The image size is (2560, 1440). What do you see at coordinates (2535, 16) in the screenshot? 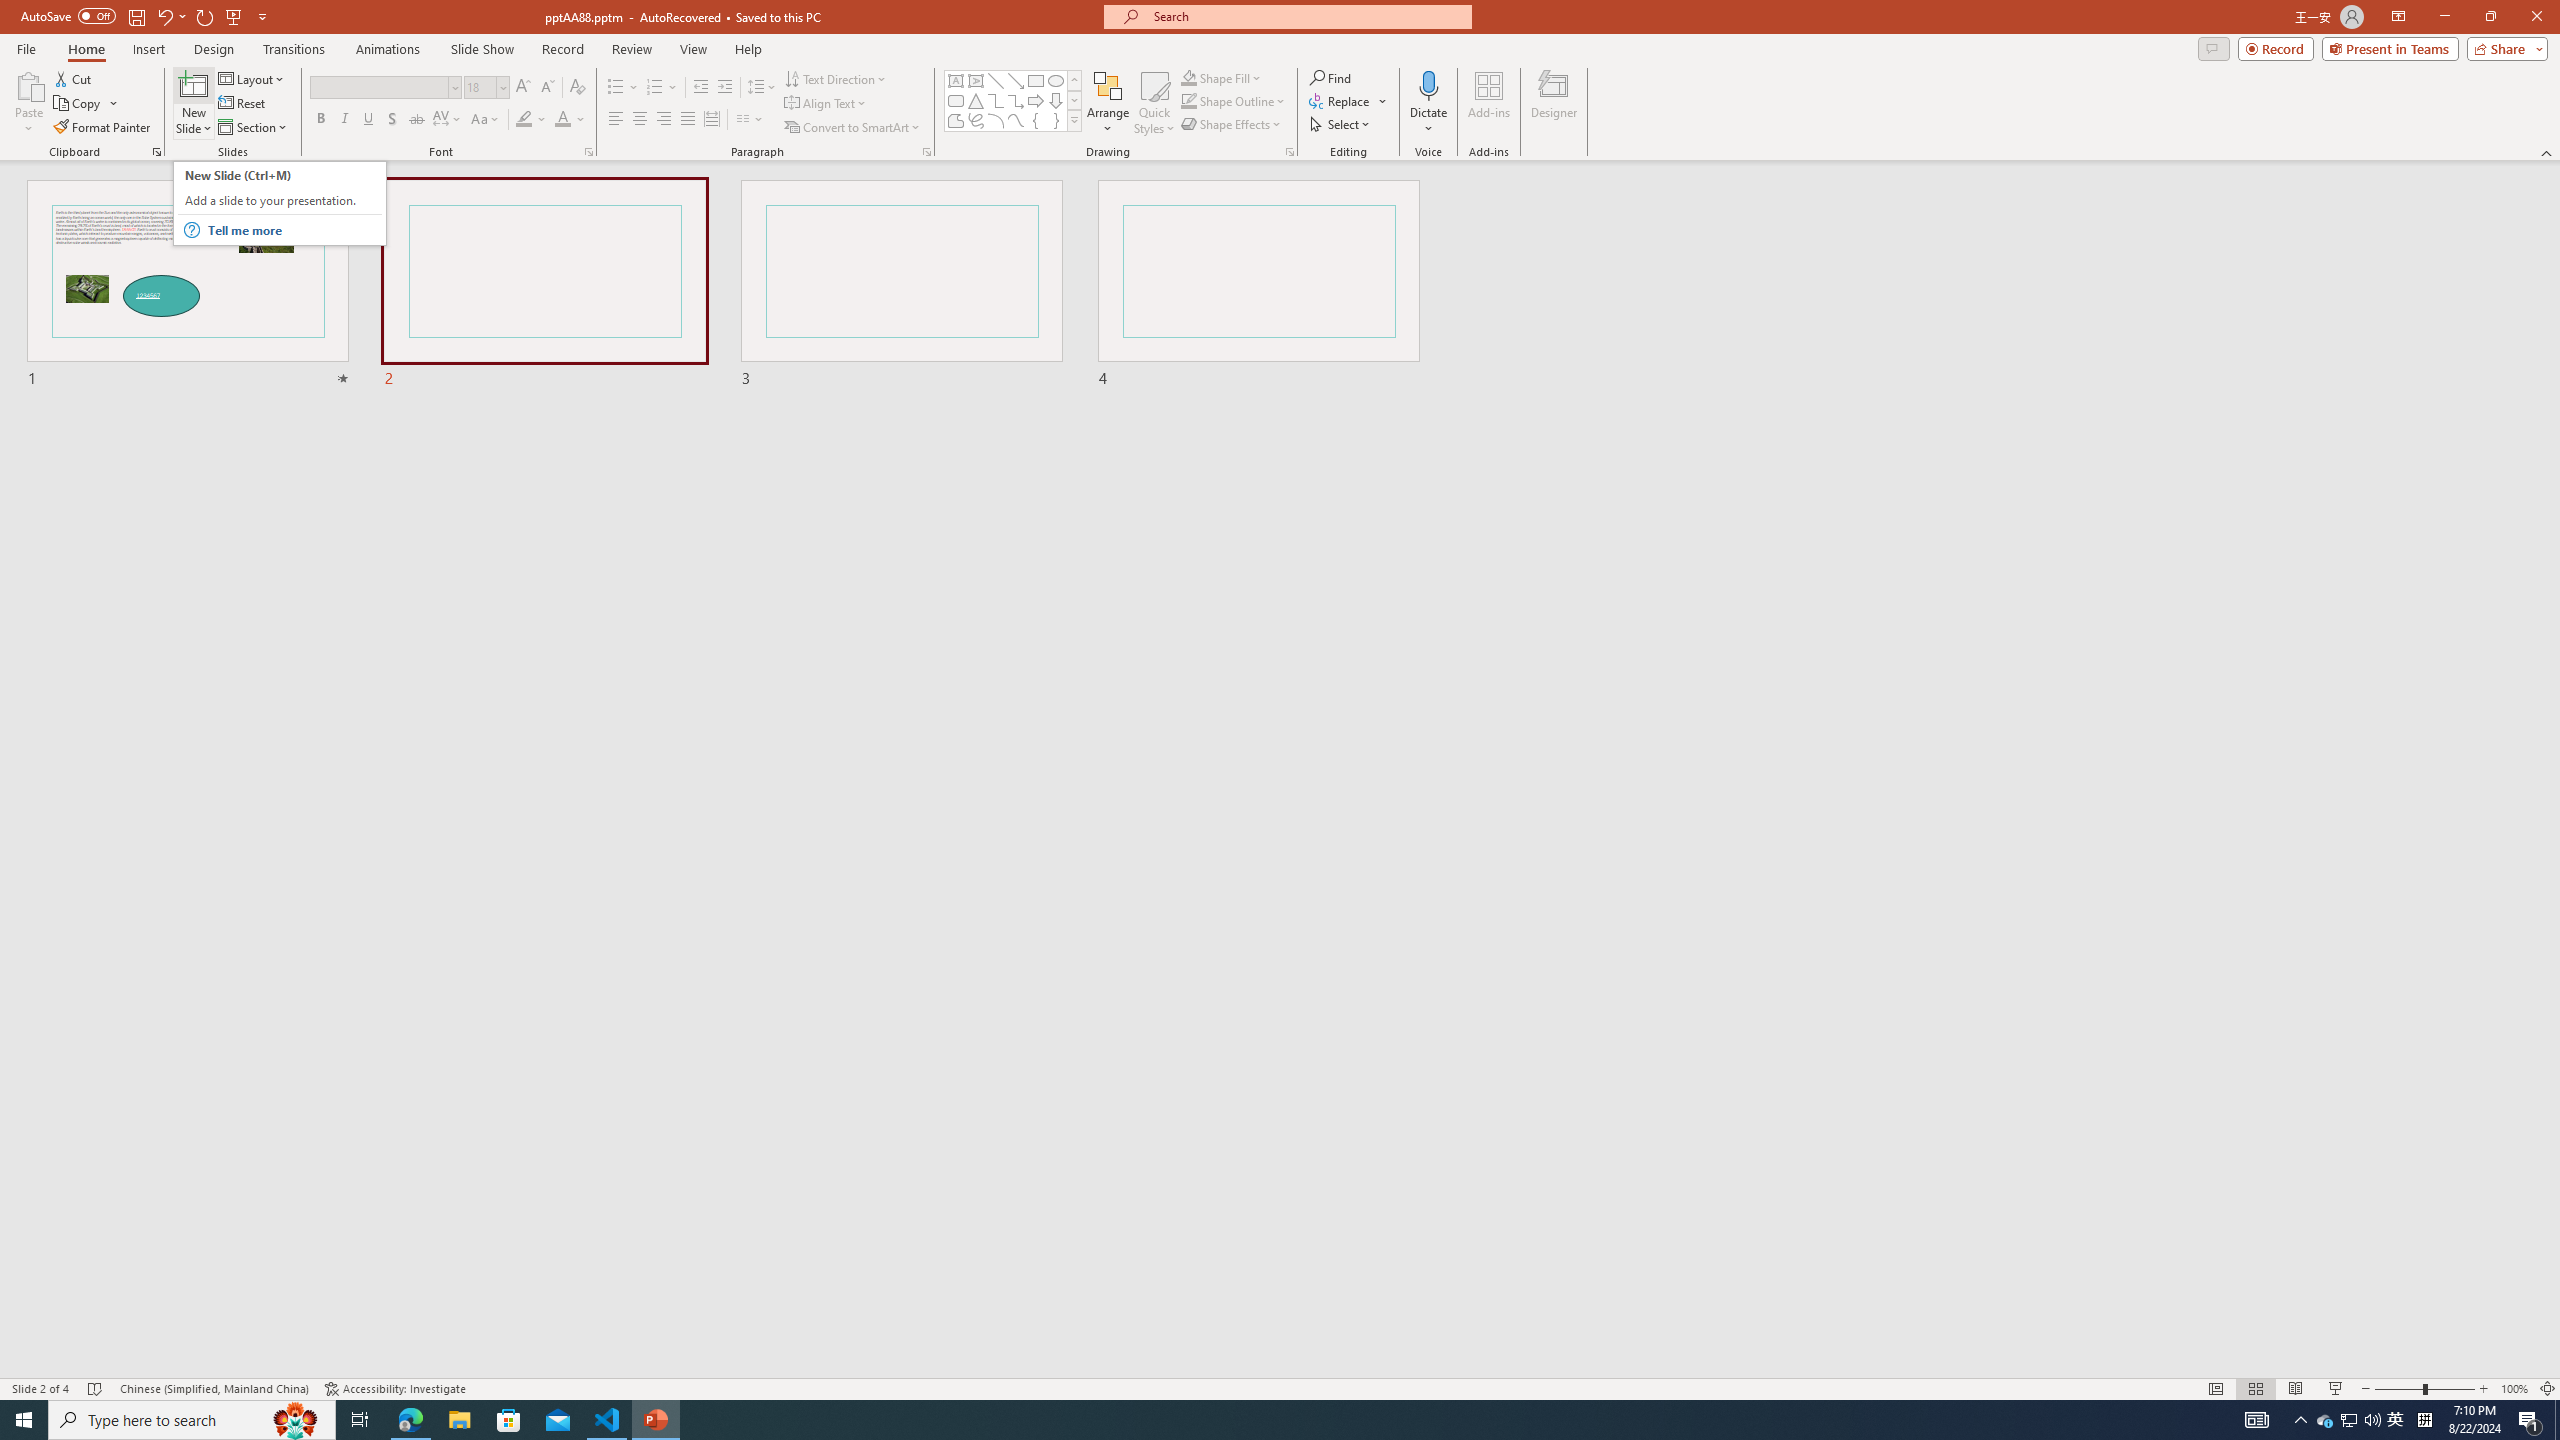
I see `'Close'` at bounding box center [2535, 16].